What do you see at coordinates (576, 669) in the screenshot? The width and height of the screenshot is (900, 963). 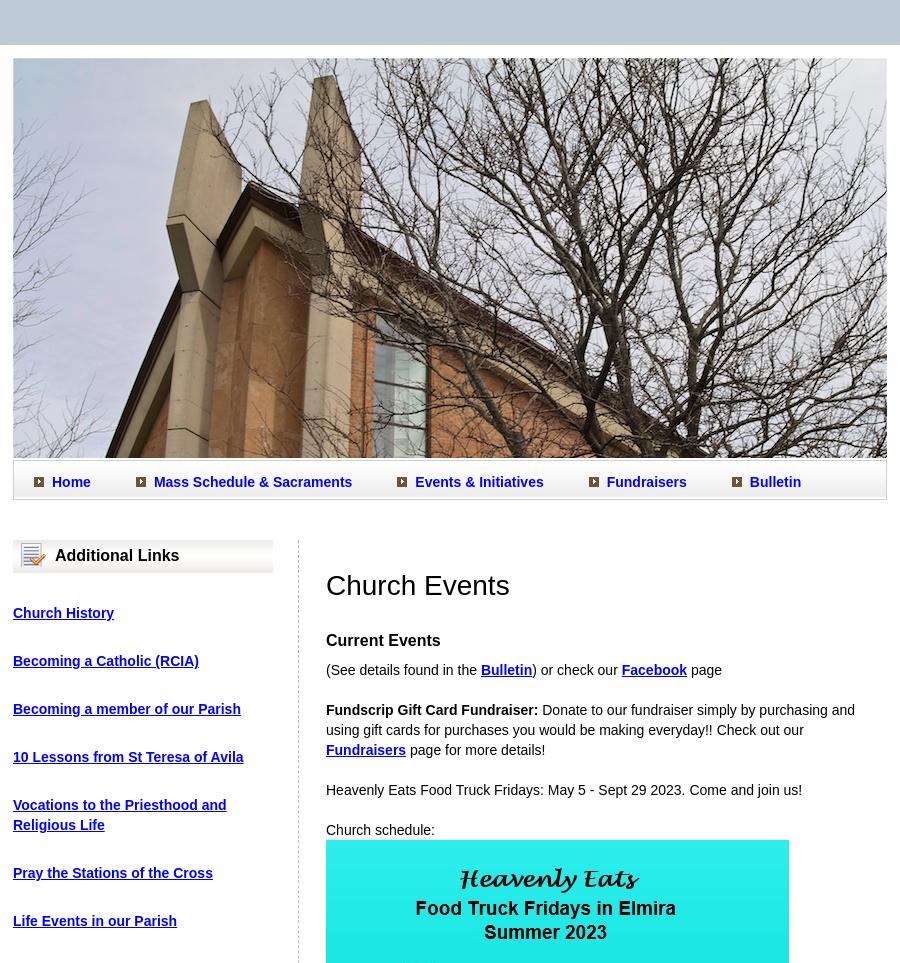 I see `') or check our'` at bounding box center [576, 669].